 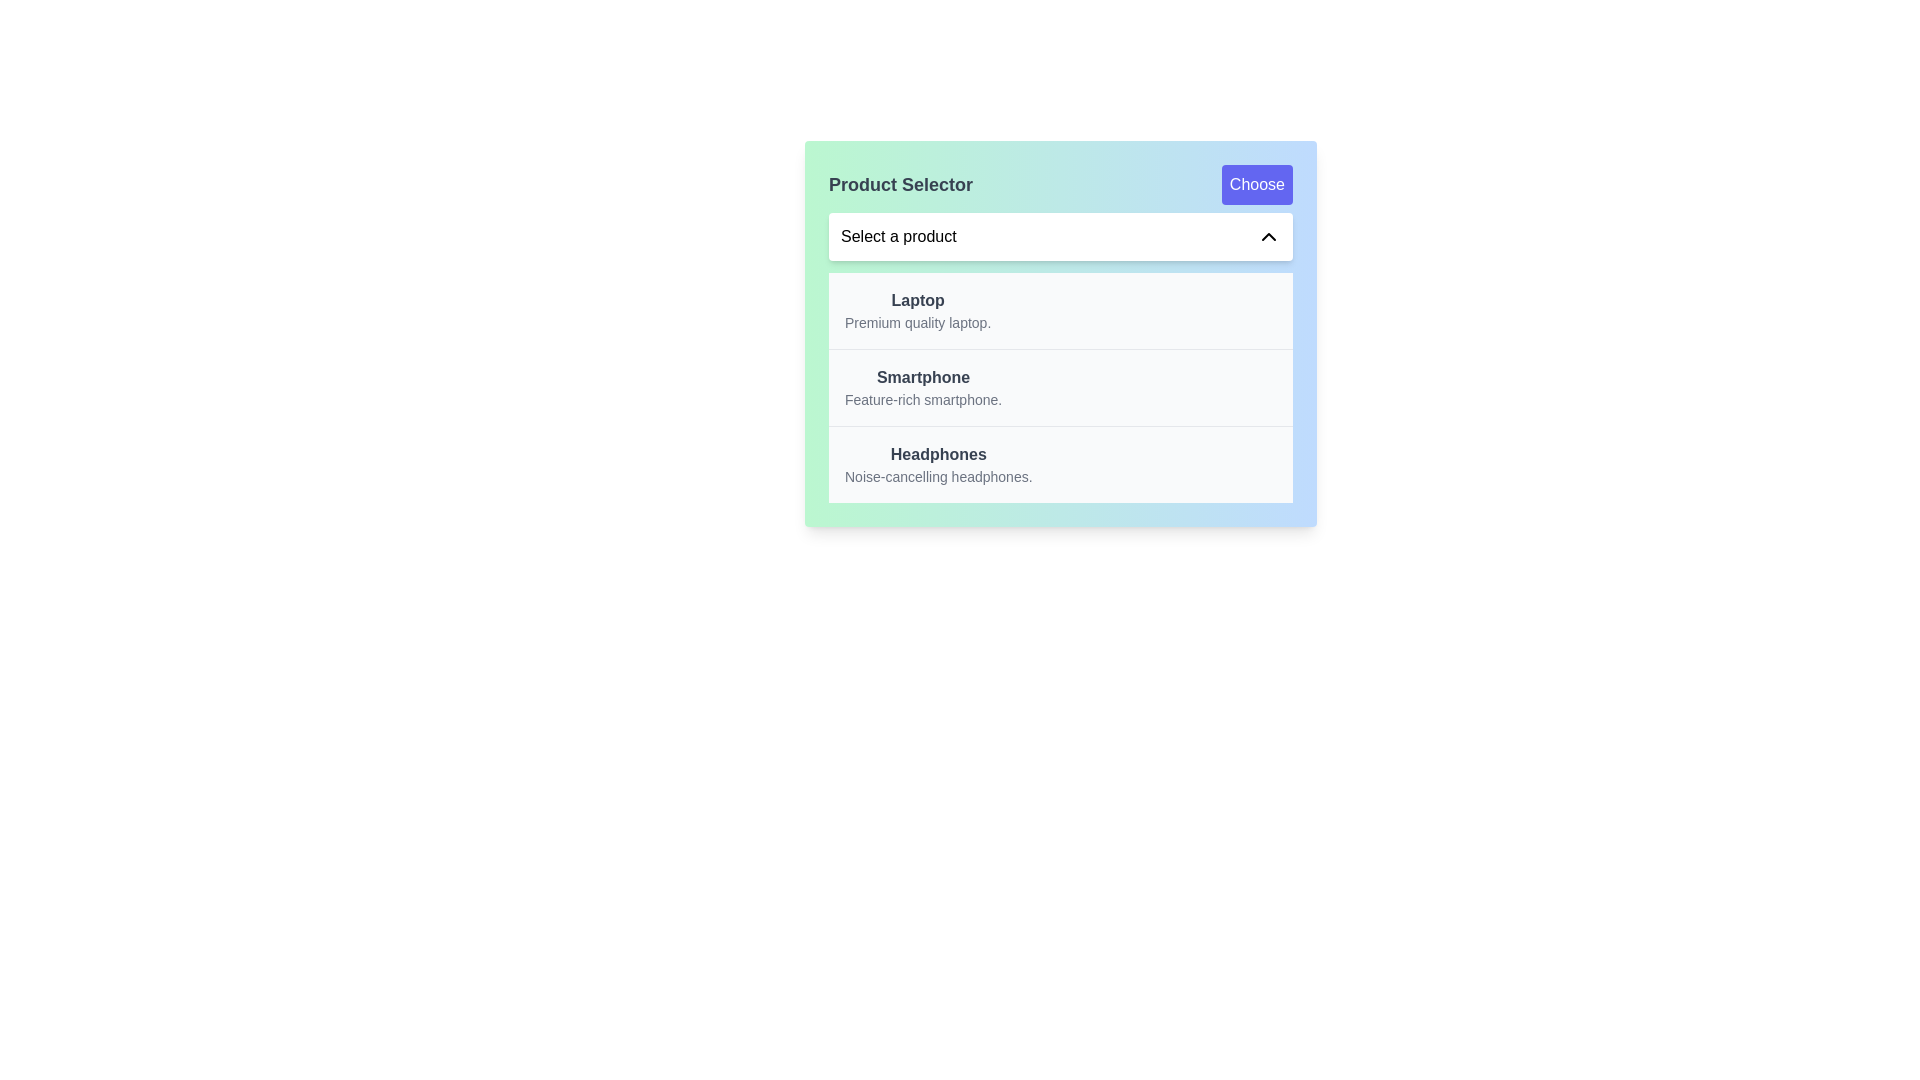 What do you see at coordinates (917, 311) in the screenshot?
I see `the selectable product category text block labeled 'Laptop' with a description 'Premium quality laptop.' which is the first item in the list of product options` at bounding box center [917, 311].